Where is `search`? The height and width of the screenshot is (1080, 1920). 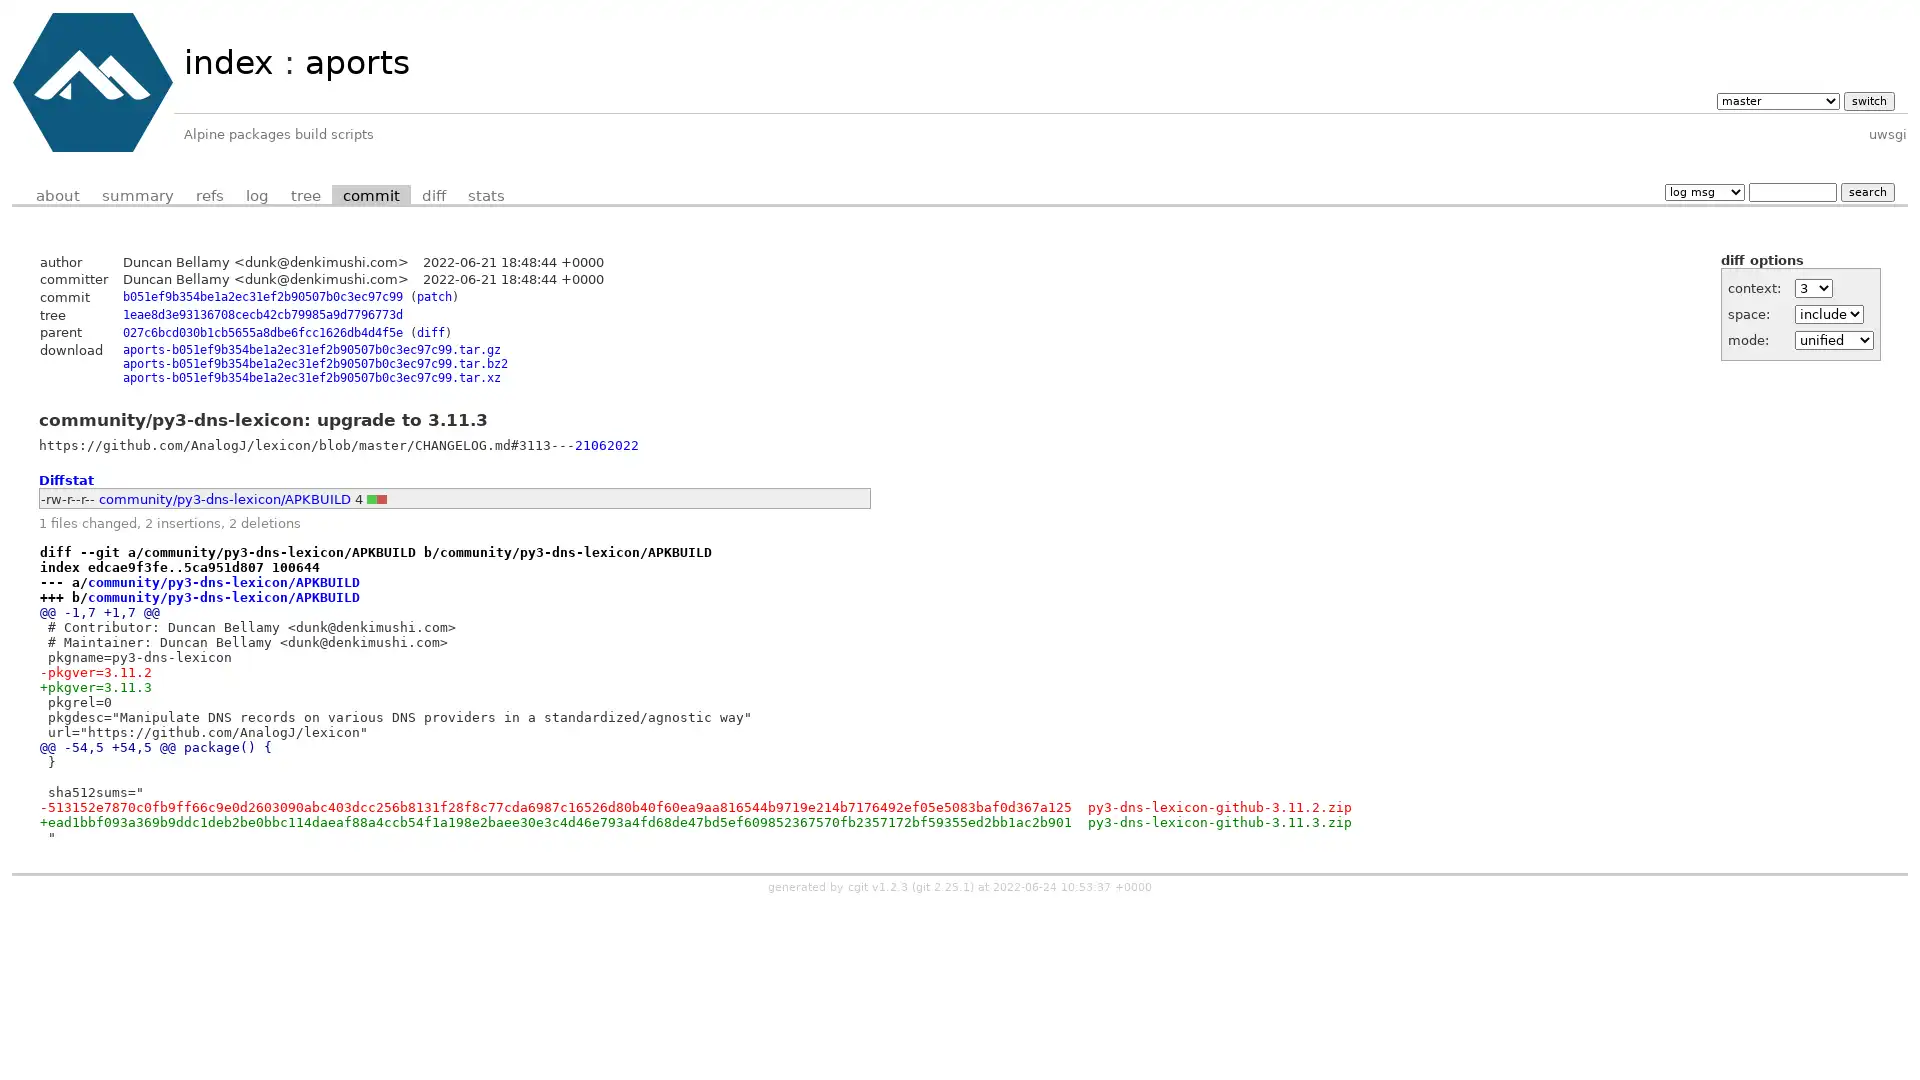
search is located at coordinates (1866, 191).